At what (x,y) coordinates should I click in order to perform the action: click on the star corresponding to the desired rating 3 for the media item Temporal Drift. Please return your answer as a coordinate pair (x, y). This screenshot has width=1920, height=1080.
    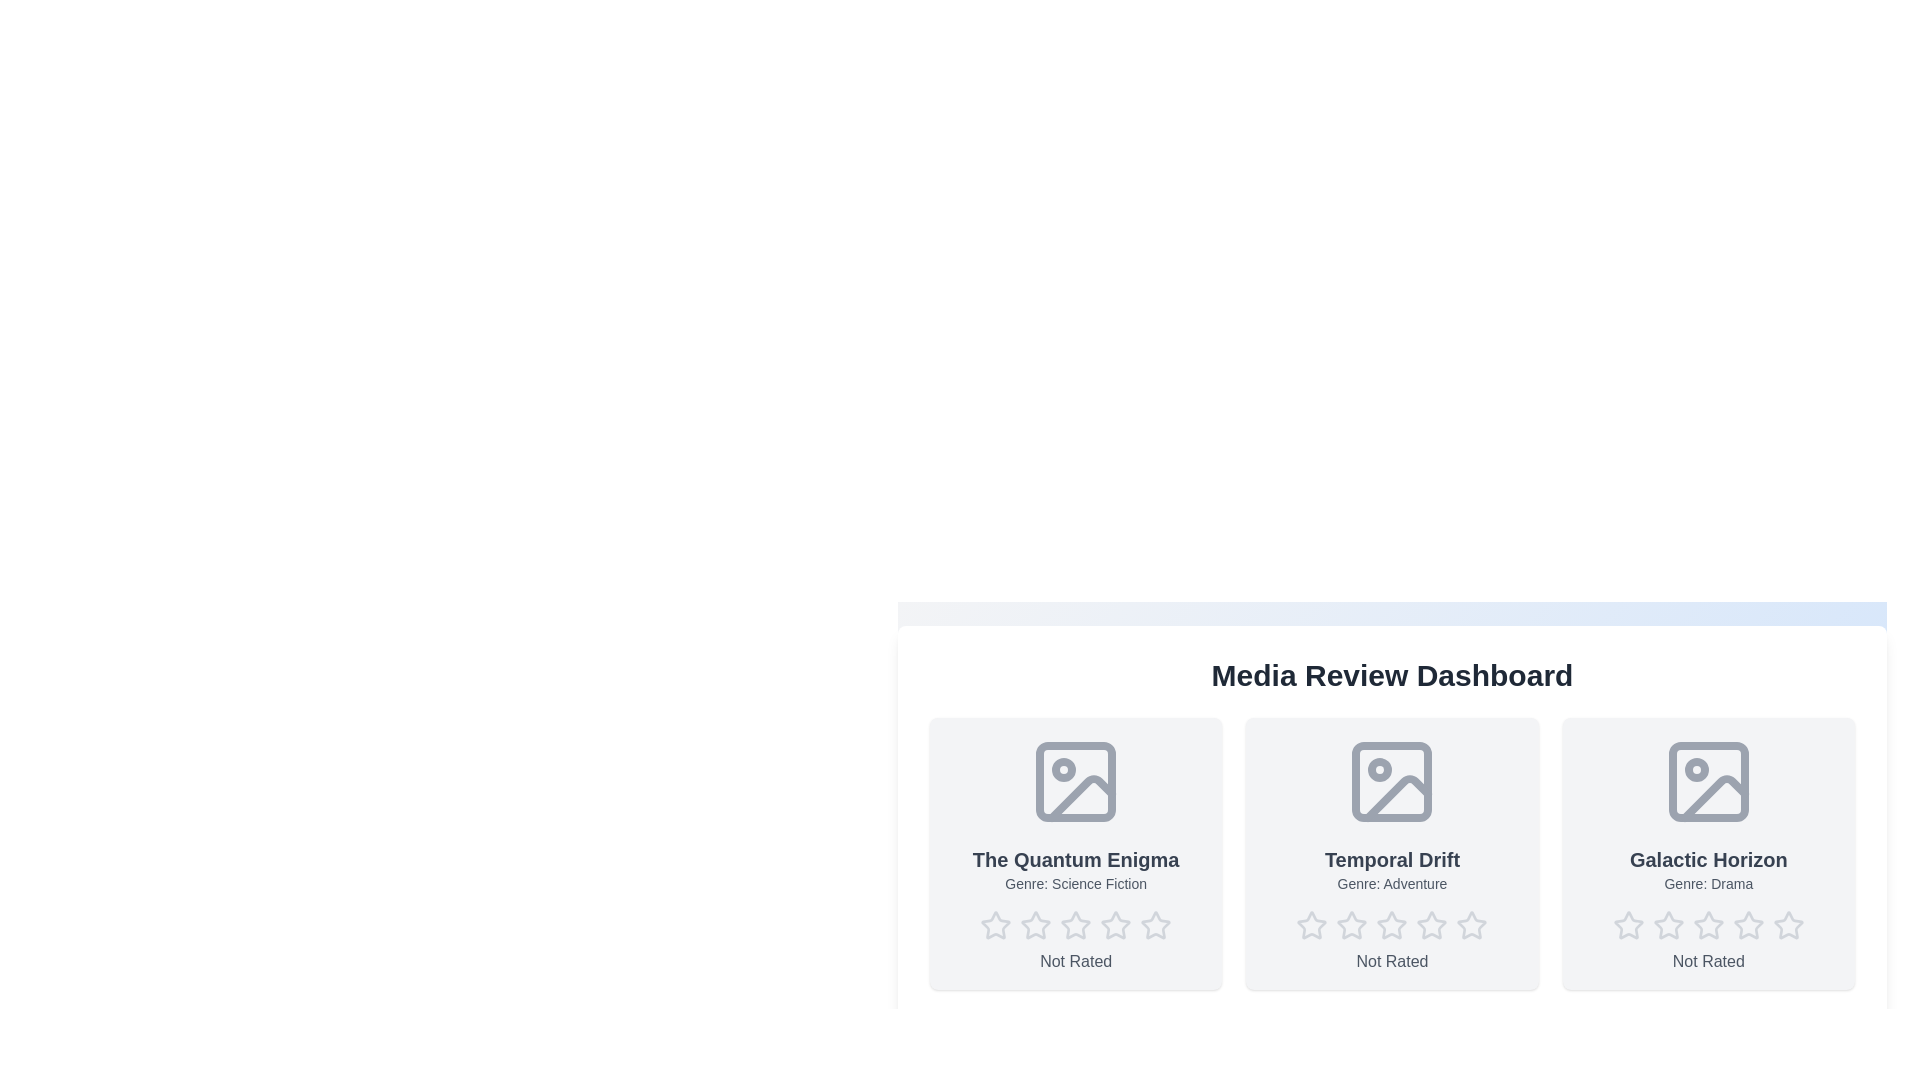
    Looking at the image, I should click on (1391, 925).